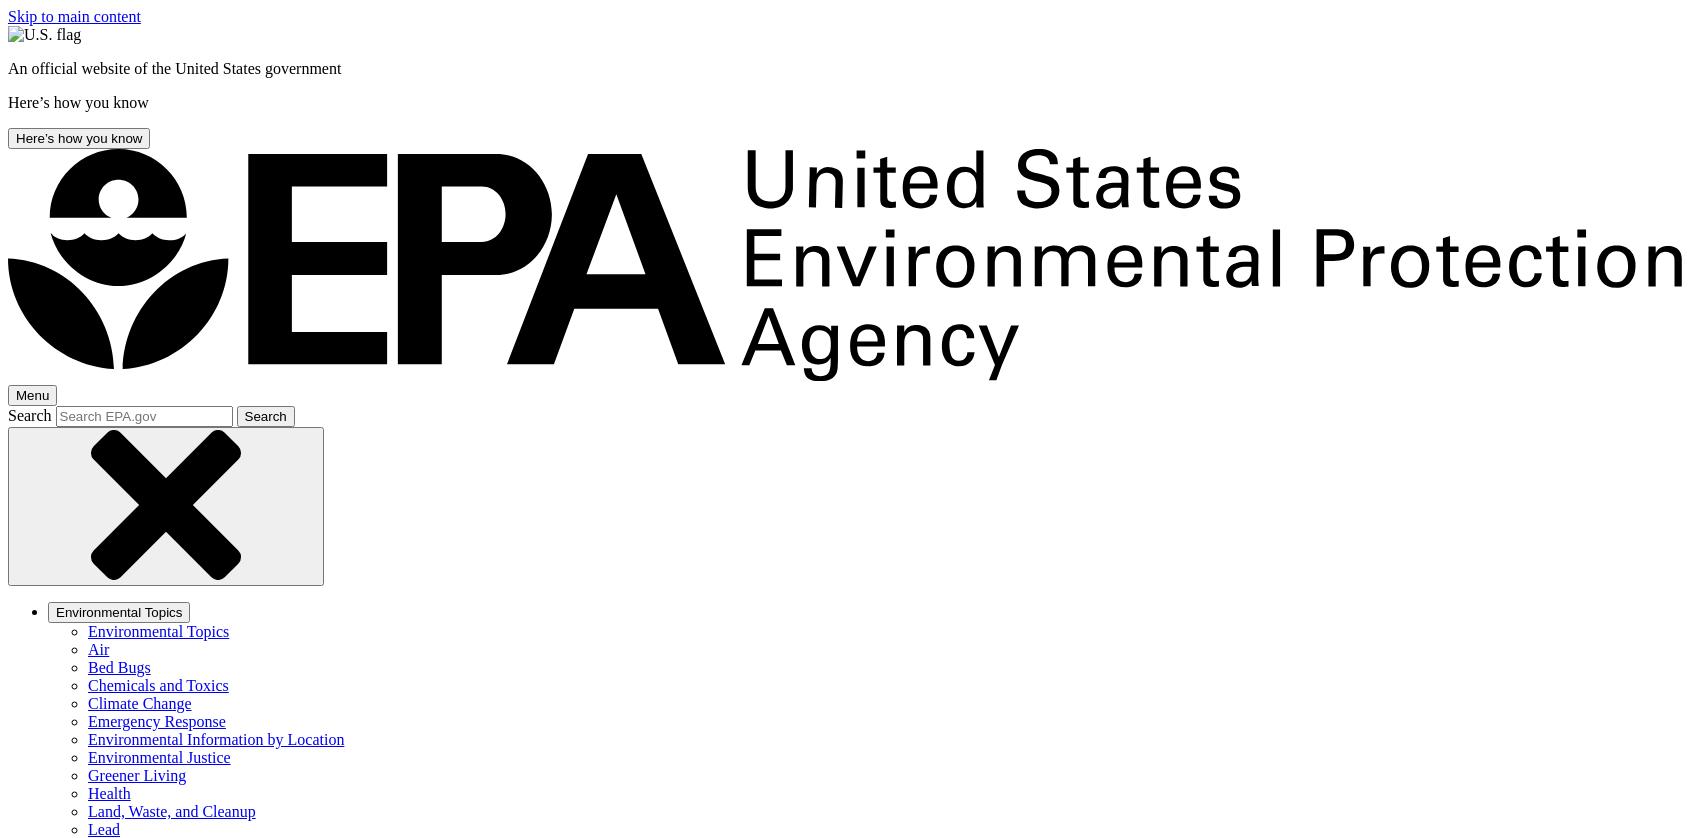 Image resolution: width=1692 pixels, height=838 pixels. Describe the element at coordinates (31, 394) in the screenshot. I see `'Menu'` at that location.